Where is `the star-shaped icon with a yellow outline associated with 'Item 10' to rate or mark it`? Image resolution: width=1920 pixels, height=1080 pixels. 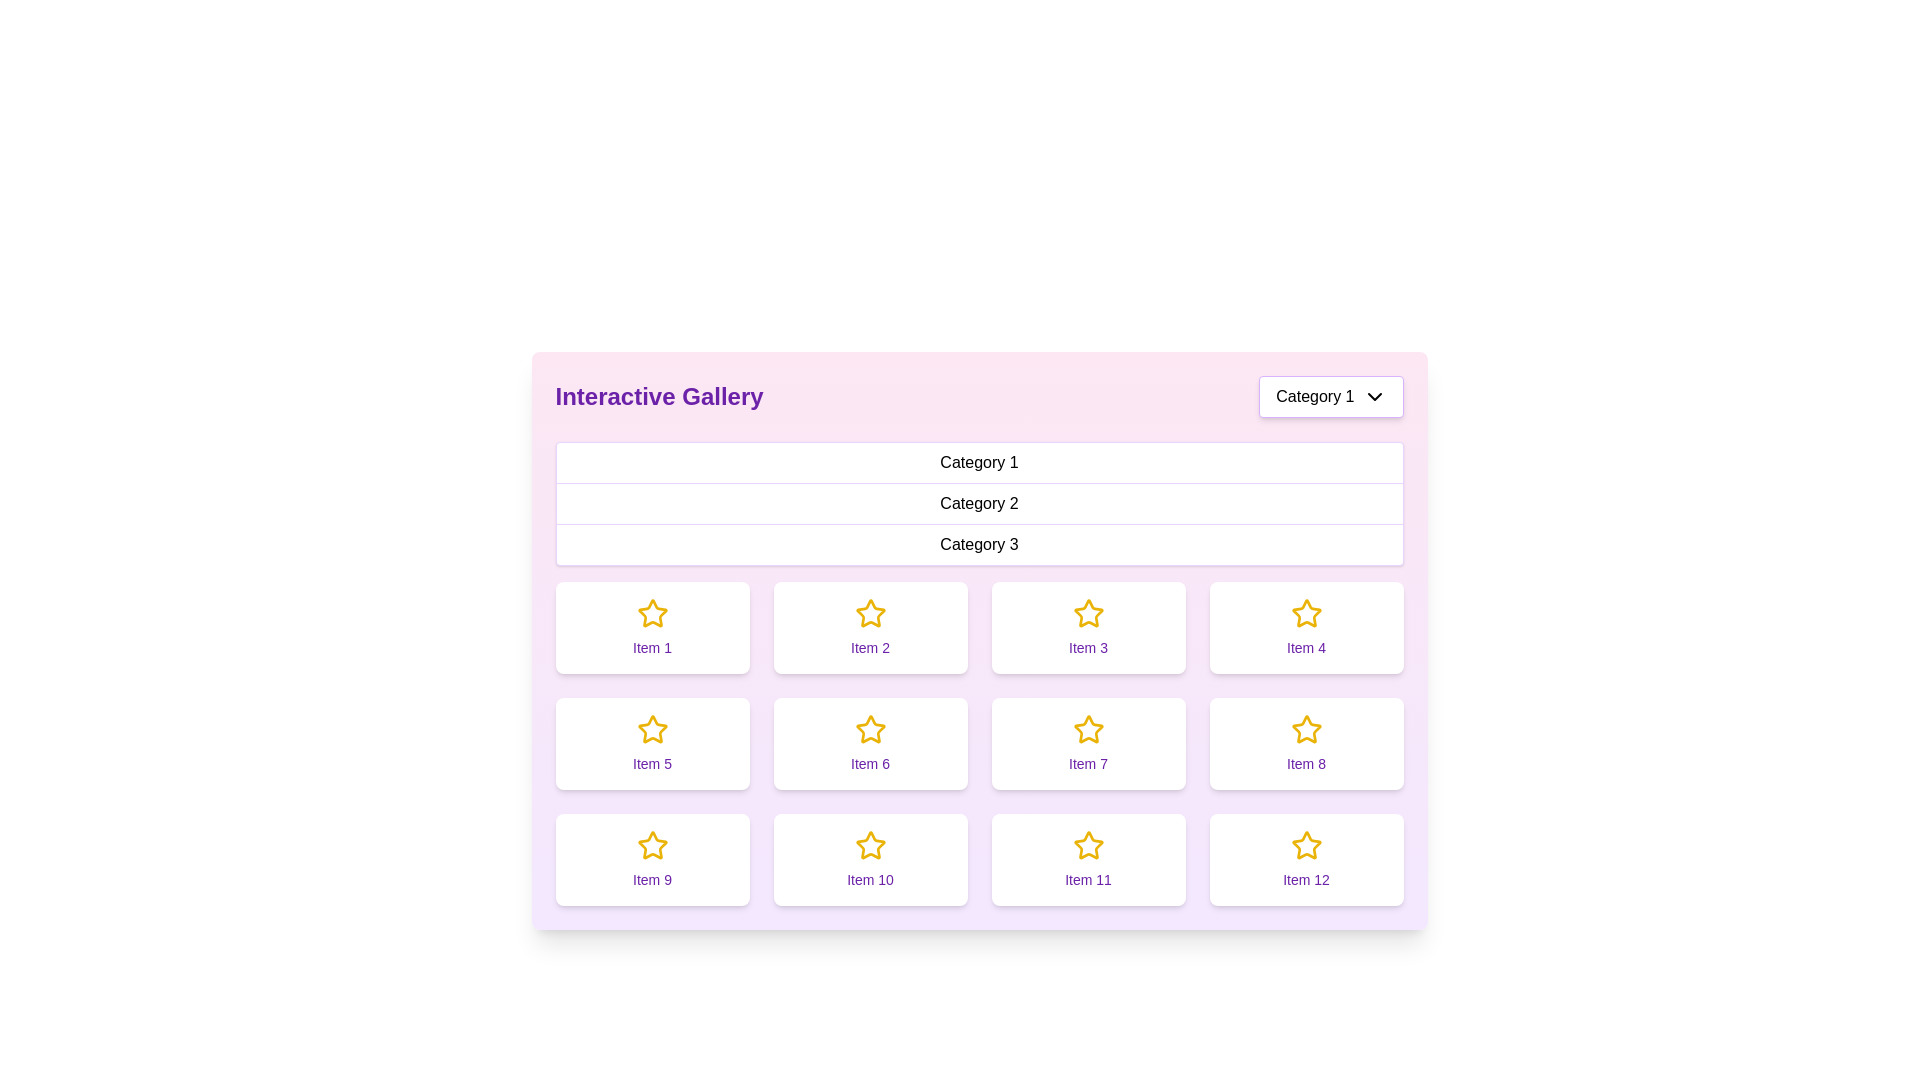 the star-shaped icon with a yellow outline associated with 'Item 10' to rate or mark it is located at coordinates (870, 845).